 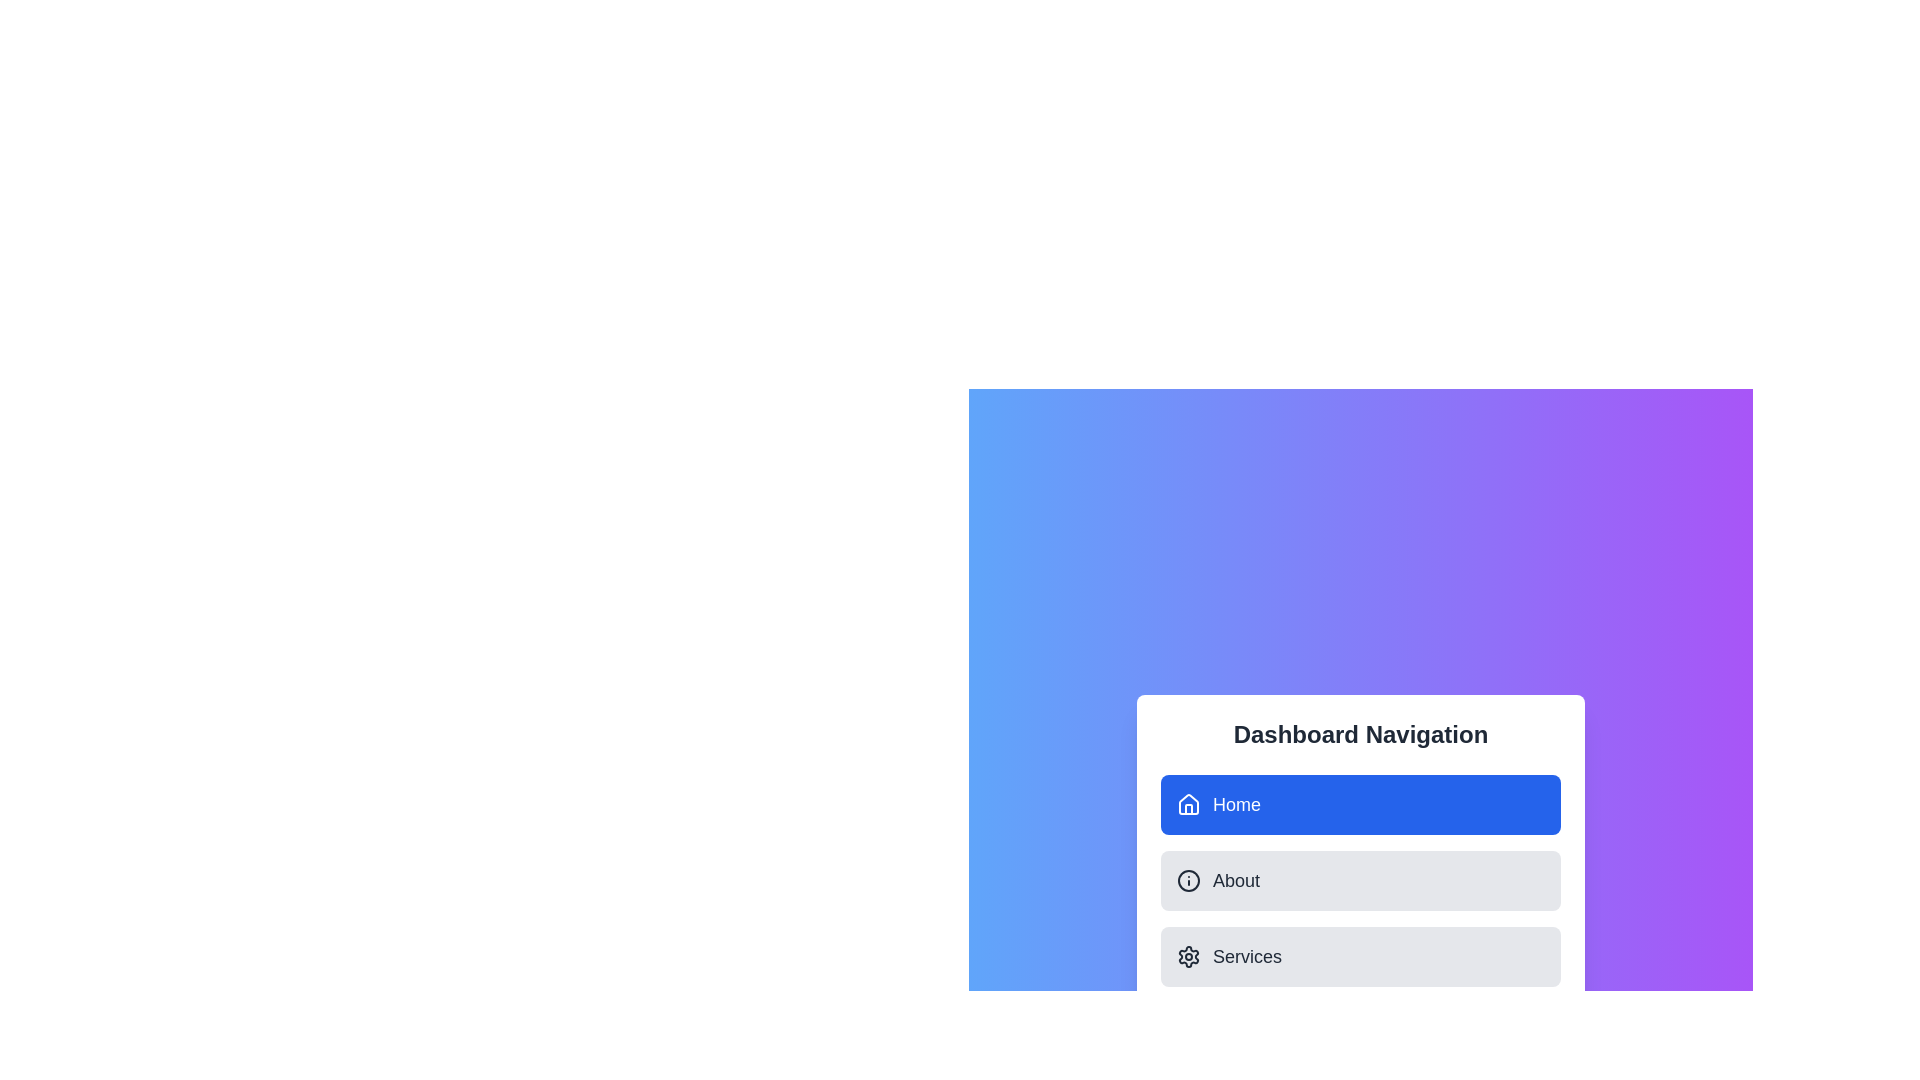 What do you see at coordinates (1360, 879) in the screenshot?
I see `the 'About' button located below the 'Home' button and above the 'Services' button in the navigation section` at bounding box center [1360, 879].